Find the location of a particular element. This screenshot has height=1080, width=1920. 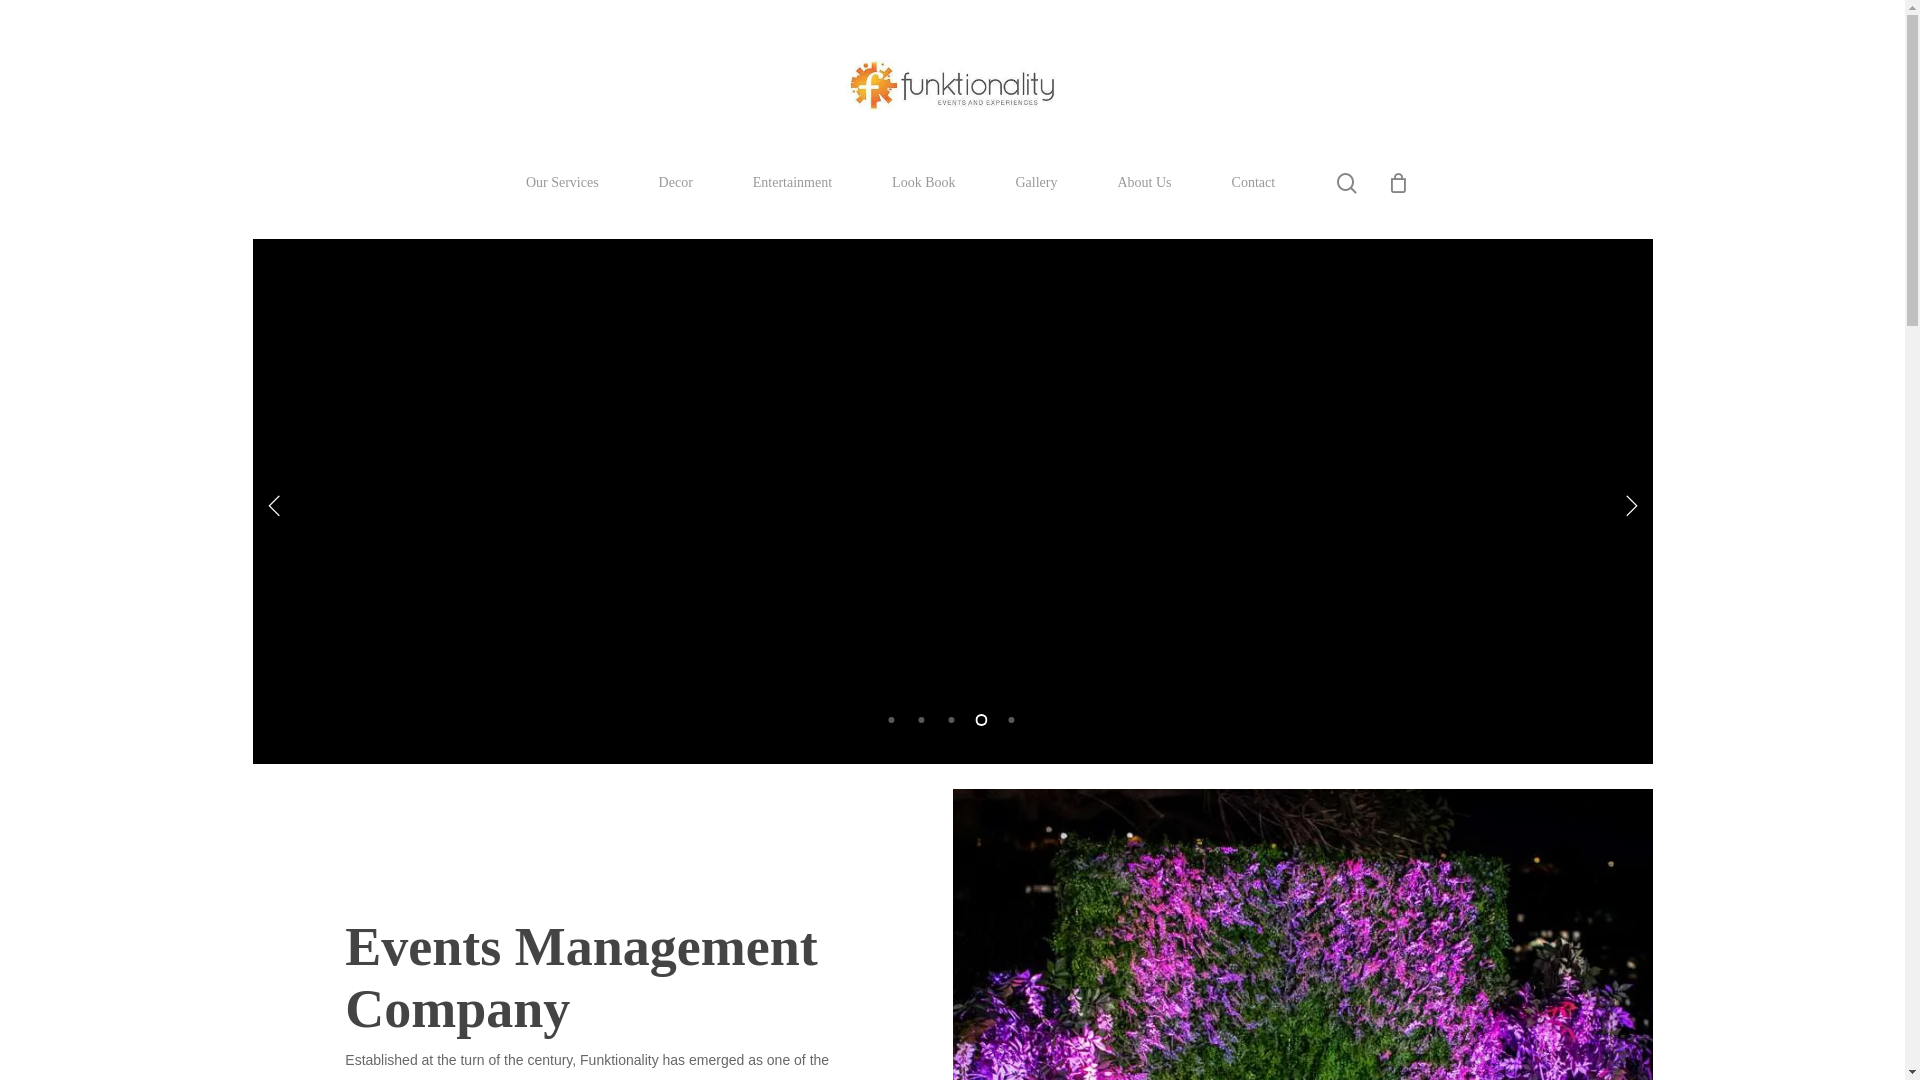

'About Us' is located at coordinates (1143, 182).